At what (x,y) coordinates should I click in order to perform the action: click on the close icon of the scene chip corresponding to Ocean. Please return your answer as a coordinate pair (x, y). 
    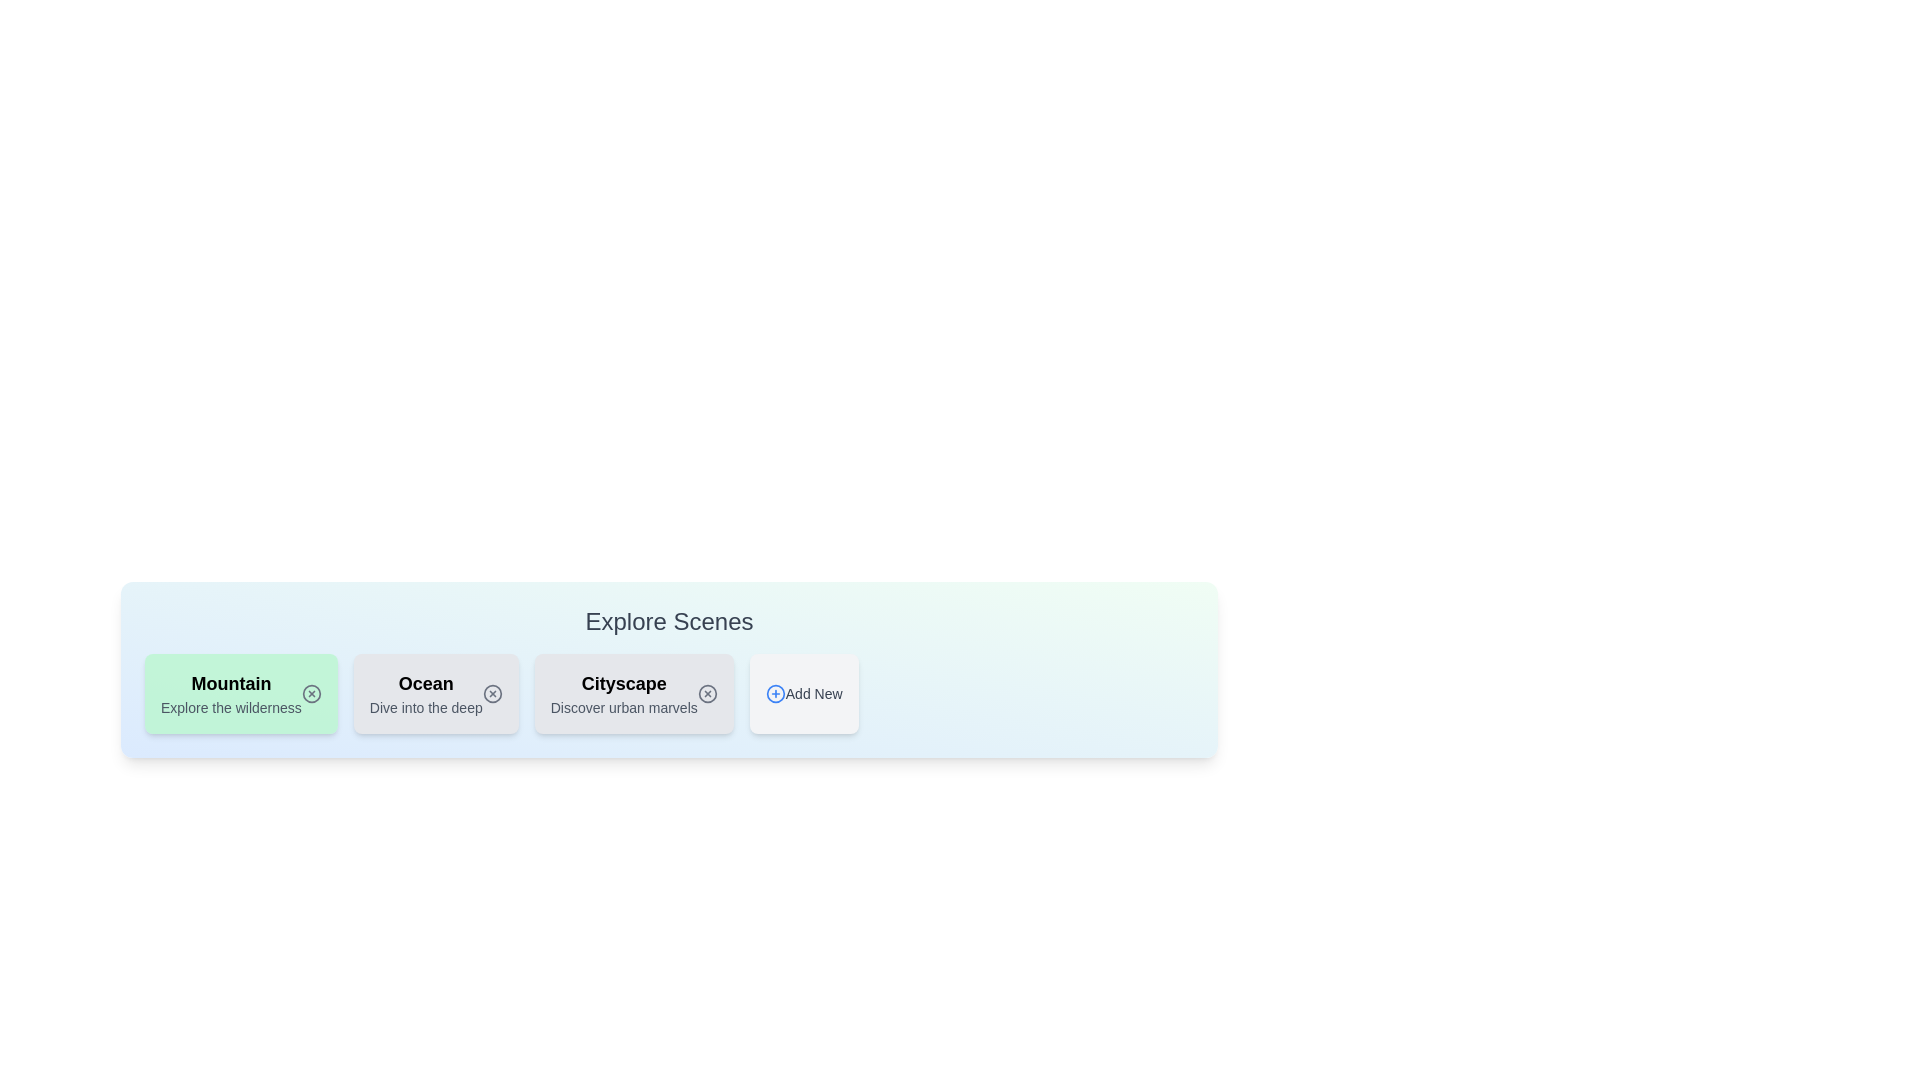
    Looking at the image, I should click on (492, 693).